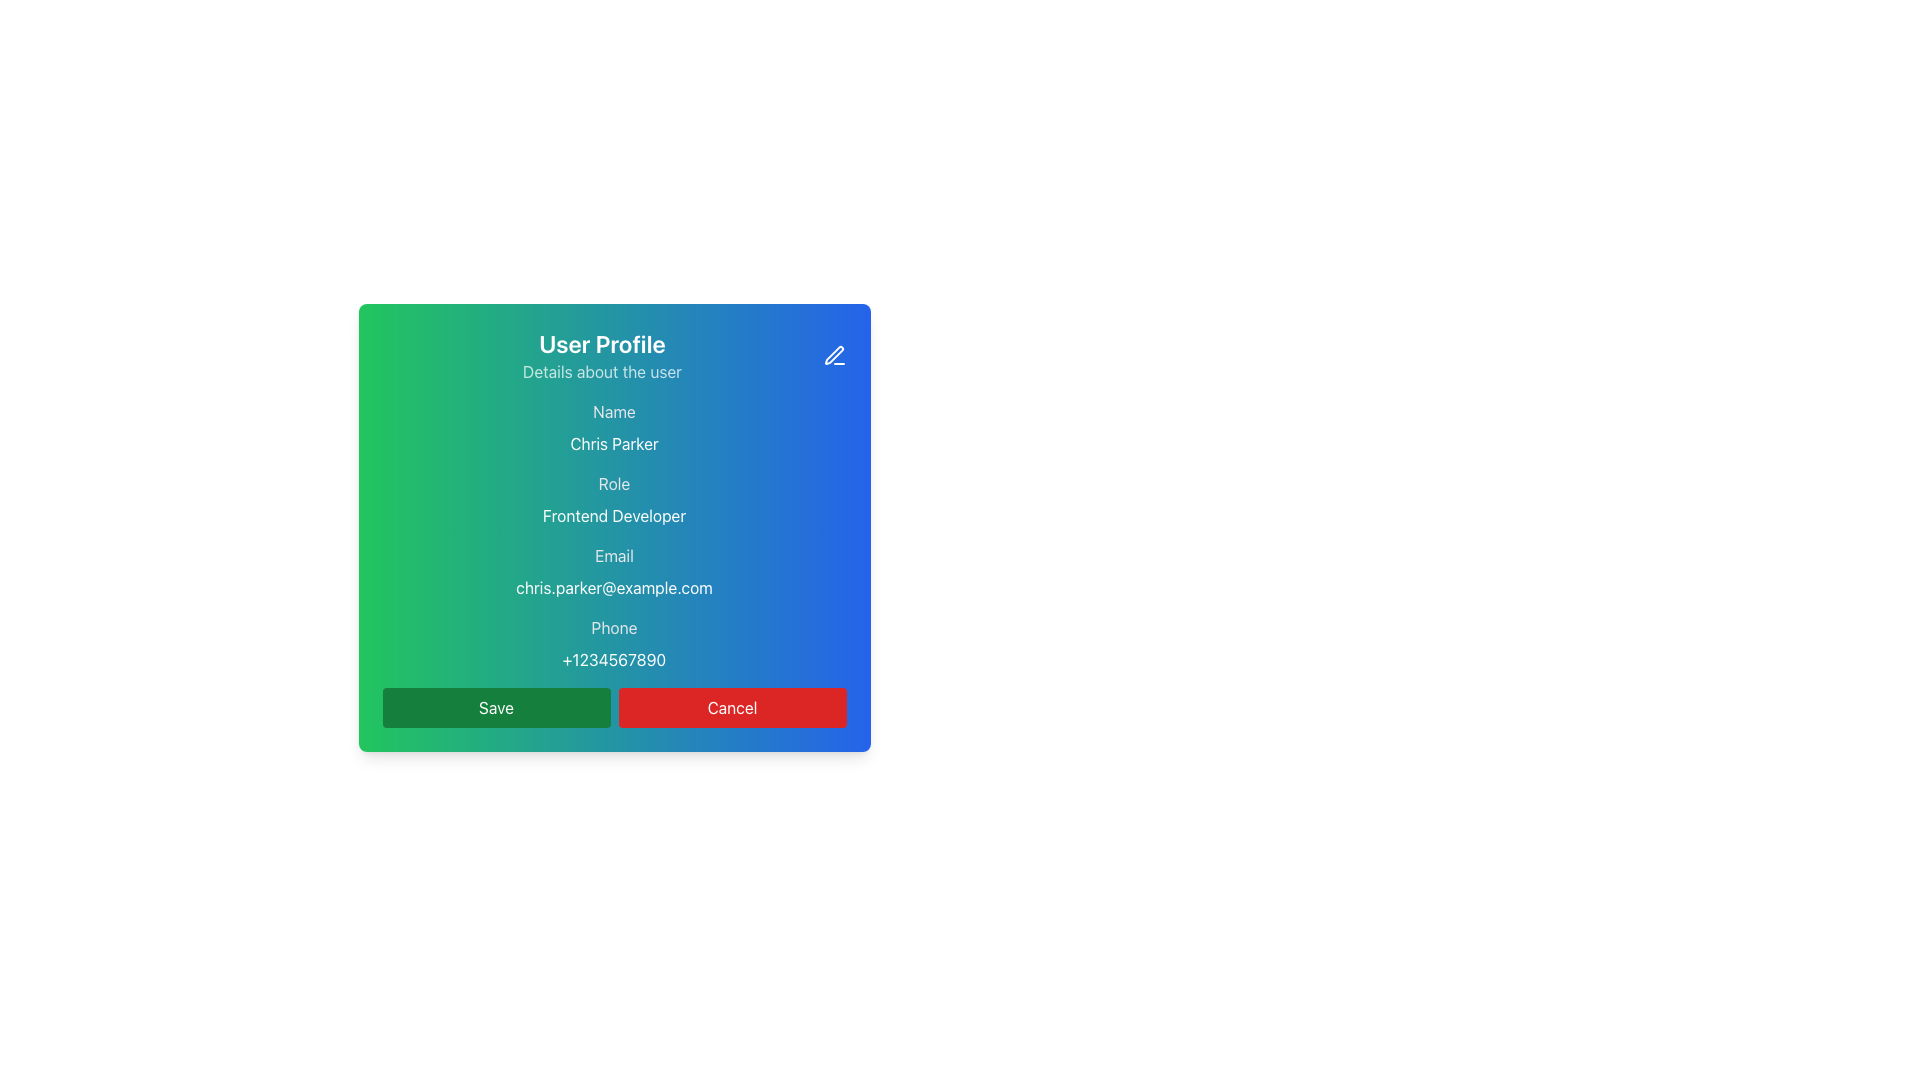 This screenshot has width=1920, height=1080. I want to click on the static text element displaying 'Details about the user', located just underneath the title 'User Profile' in the user profile card interface, so click(601, 371).